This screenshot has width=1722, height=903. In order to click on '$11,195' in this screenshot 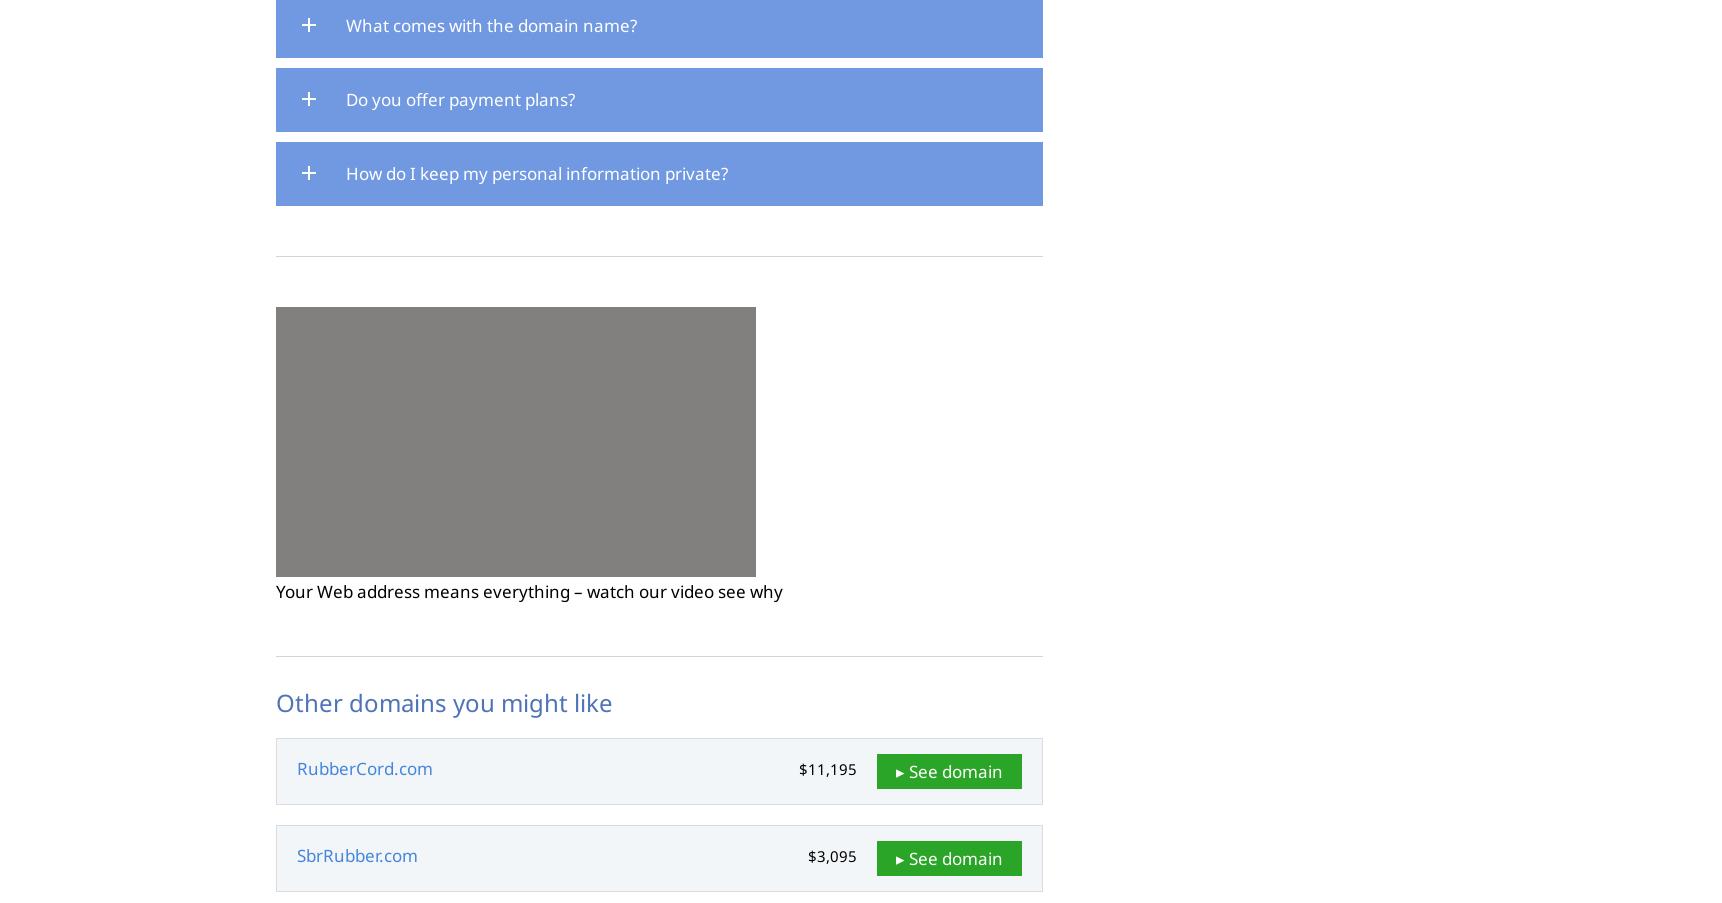, I will do `click(799, 768)`.